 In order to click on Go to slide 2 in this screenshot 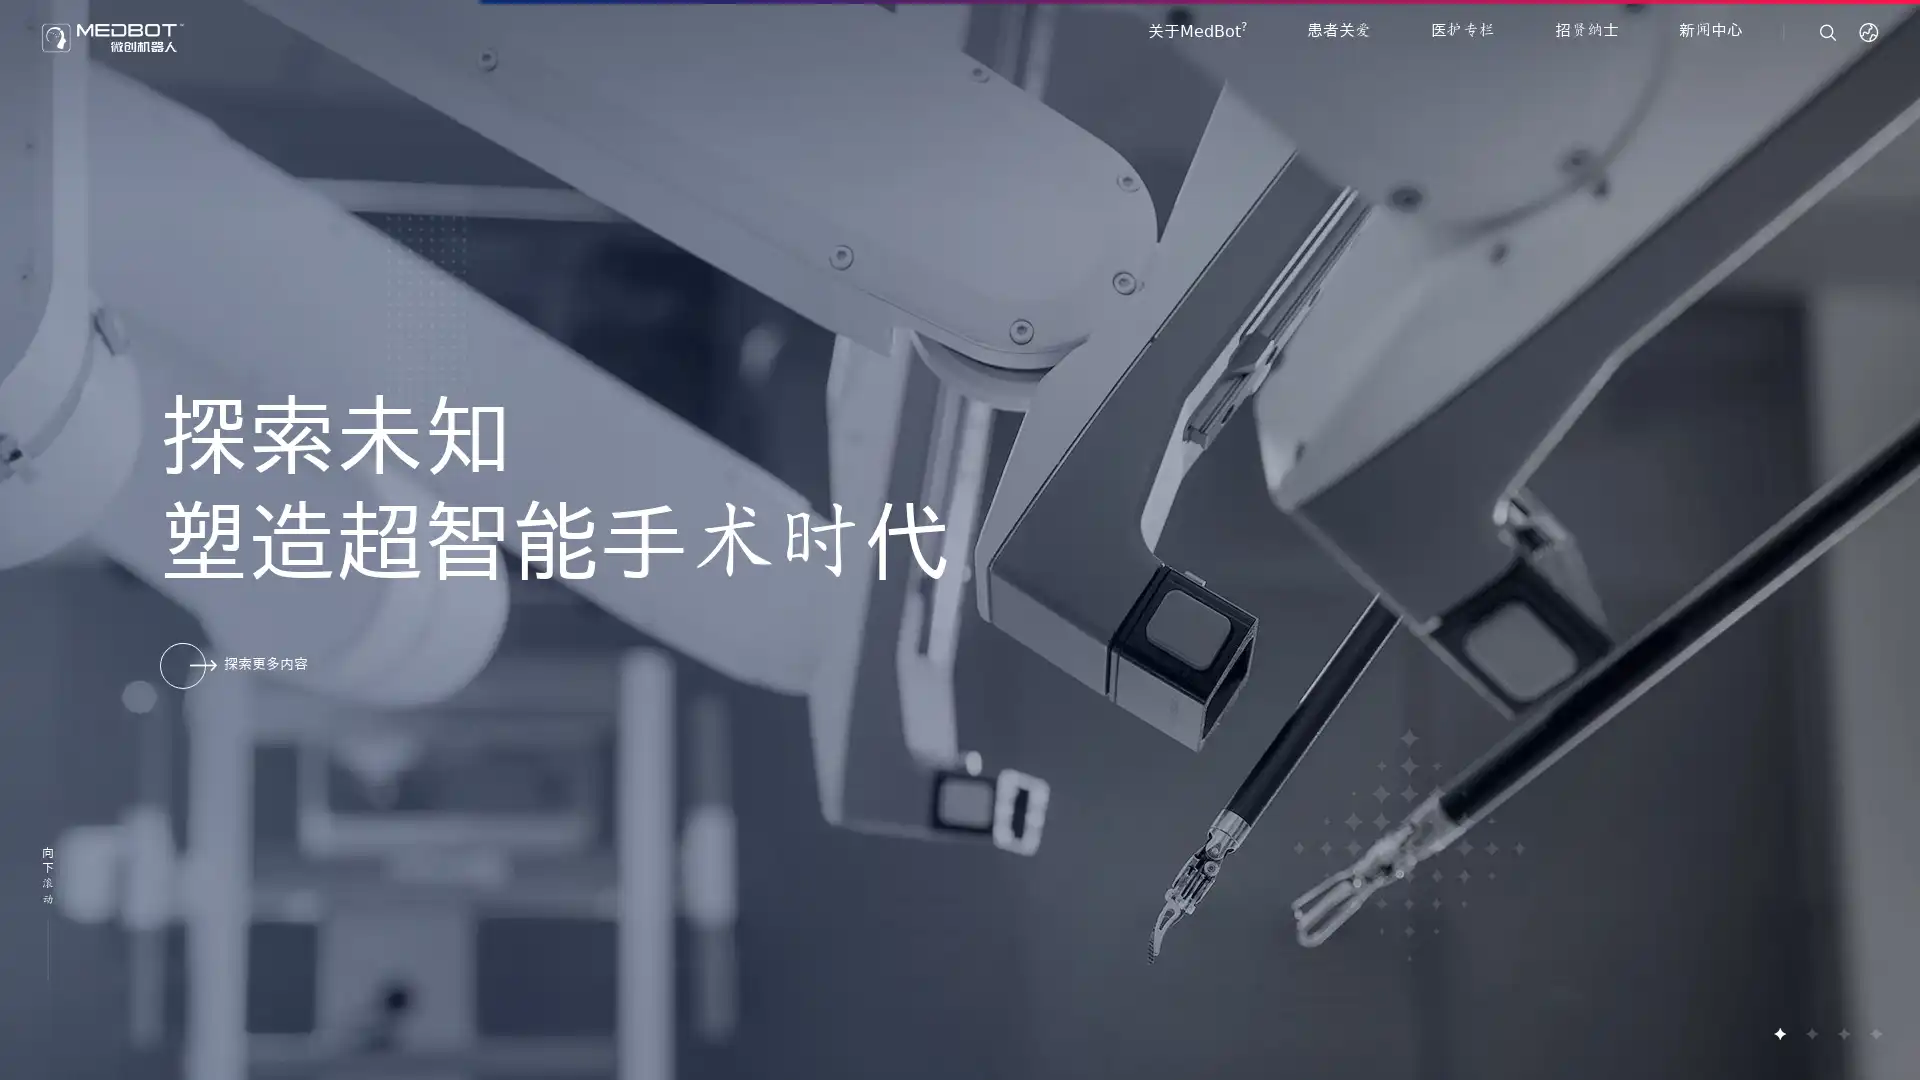, I will do `click(1810, 1033)`.